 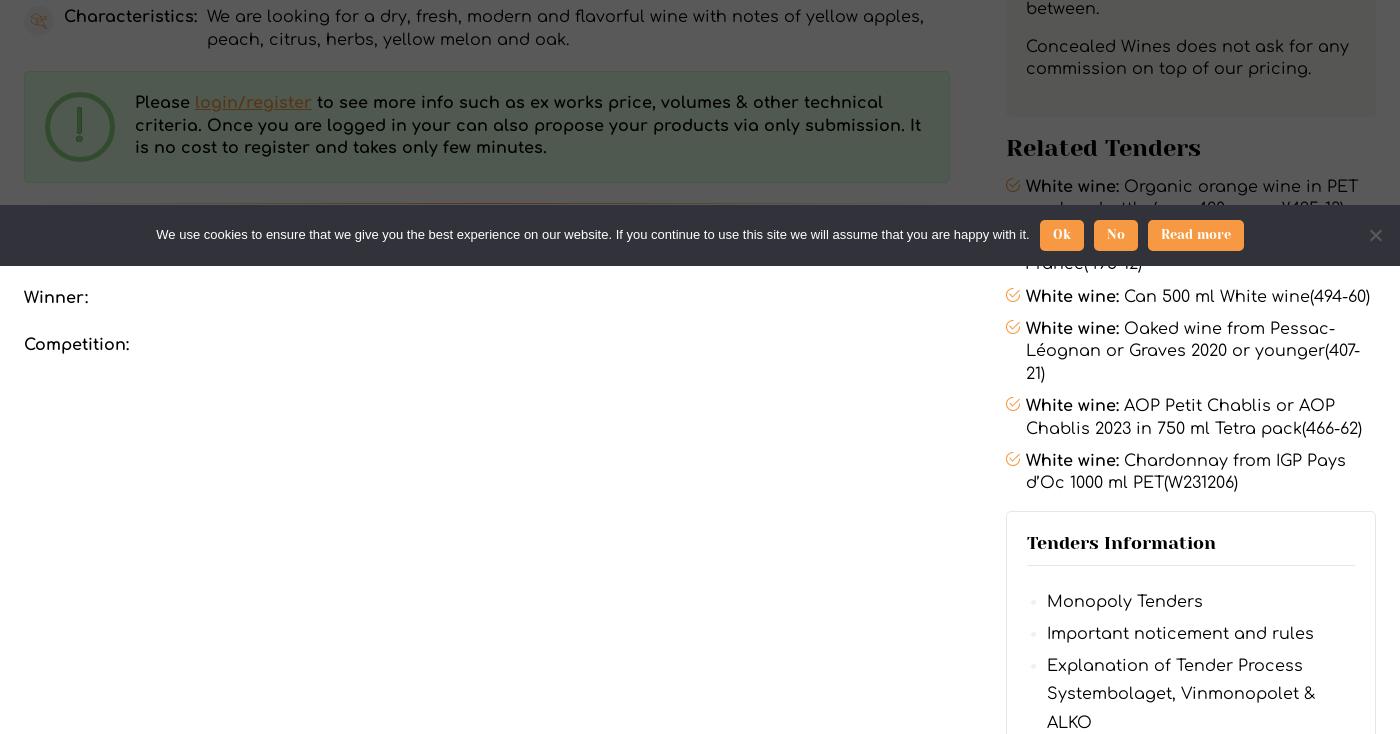 I want to click on 'to see more info such as ex works price, volumes & other technical criteria. Once you are logged in your can also propose your products via only submission. It is no cost to register and takes only few minutes.', so click(x=527, y=124).